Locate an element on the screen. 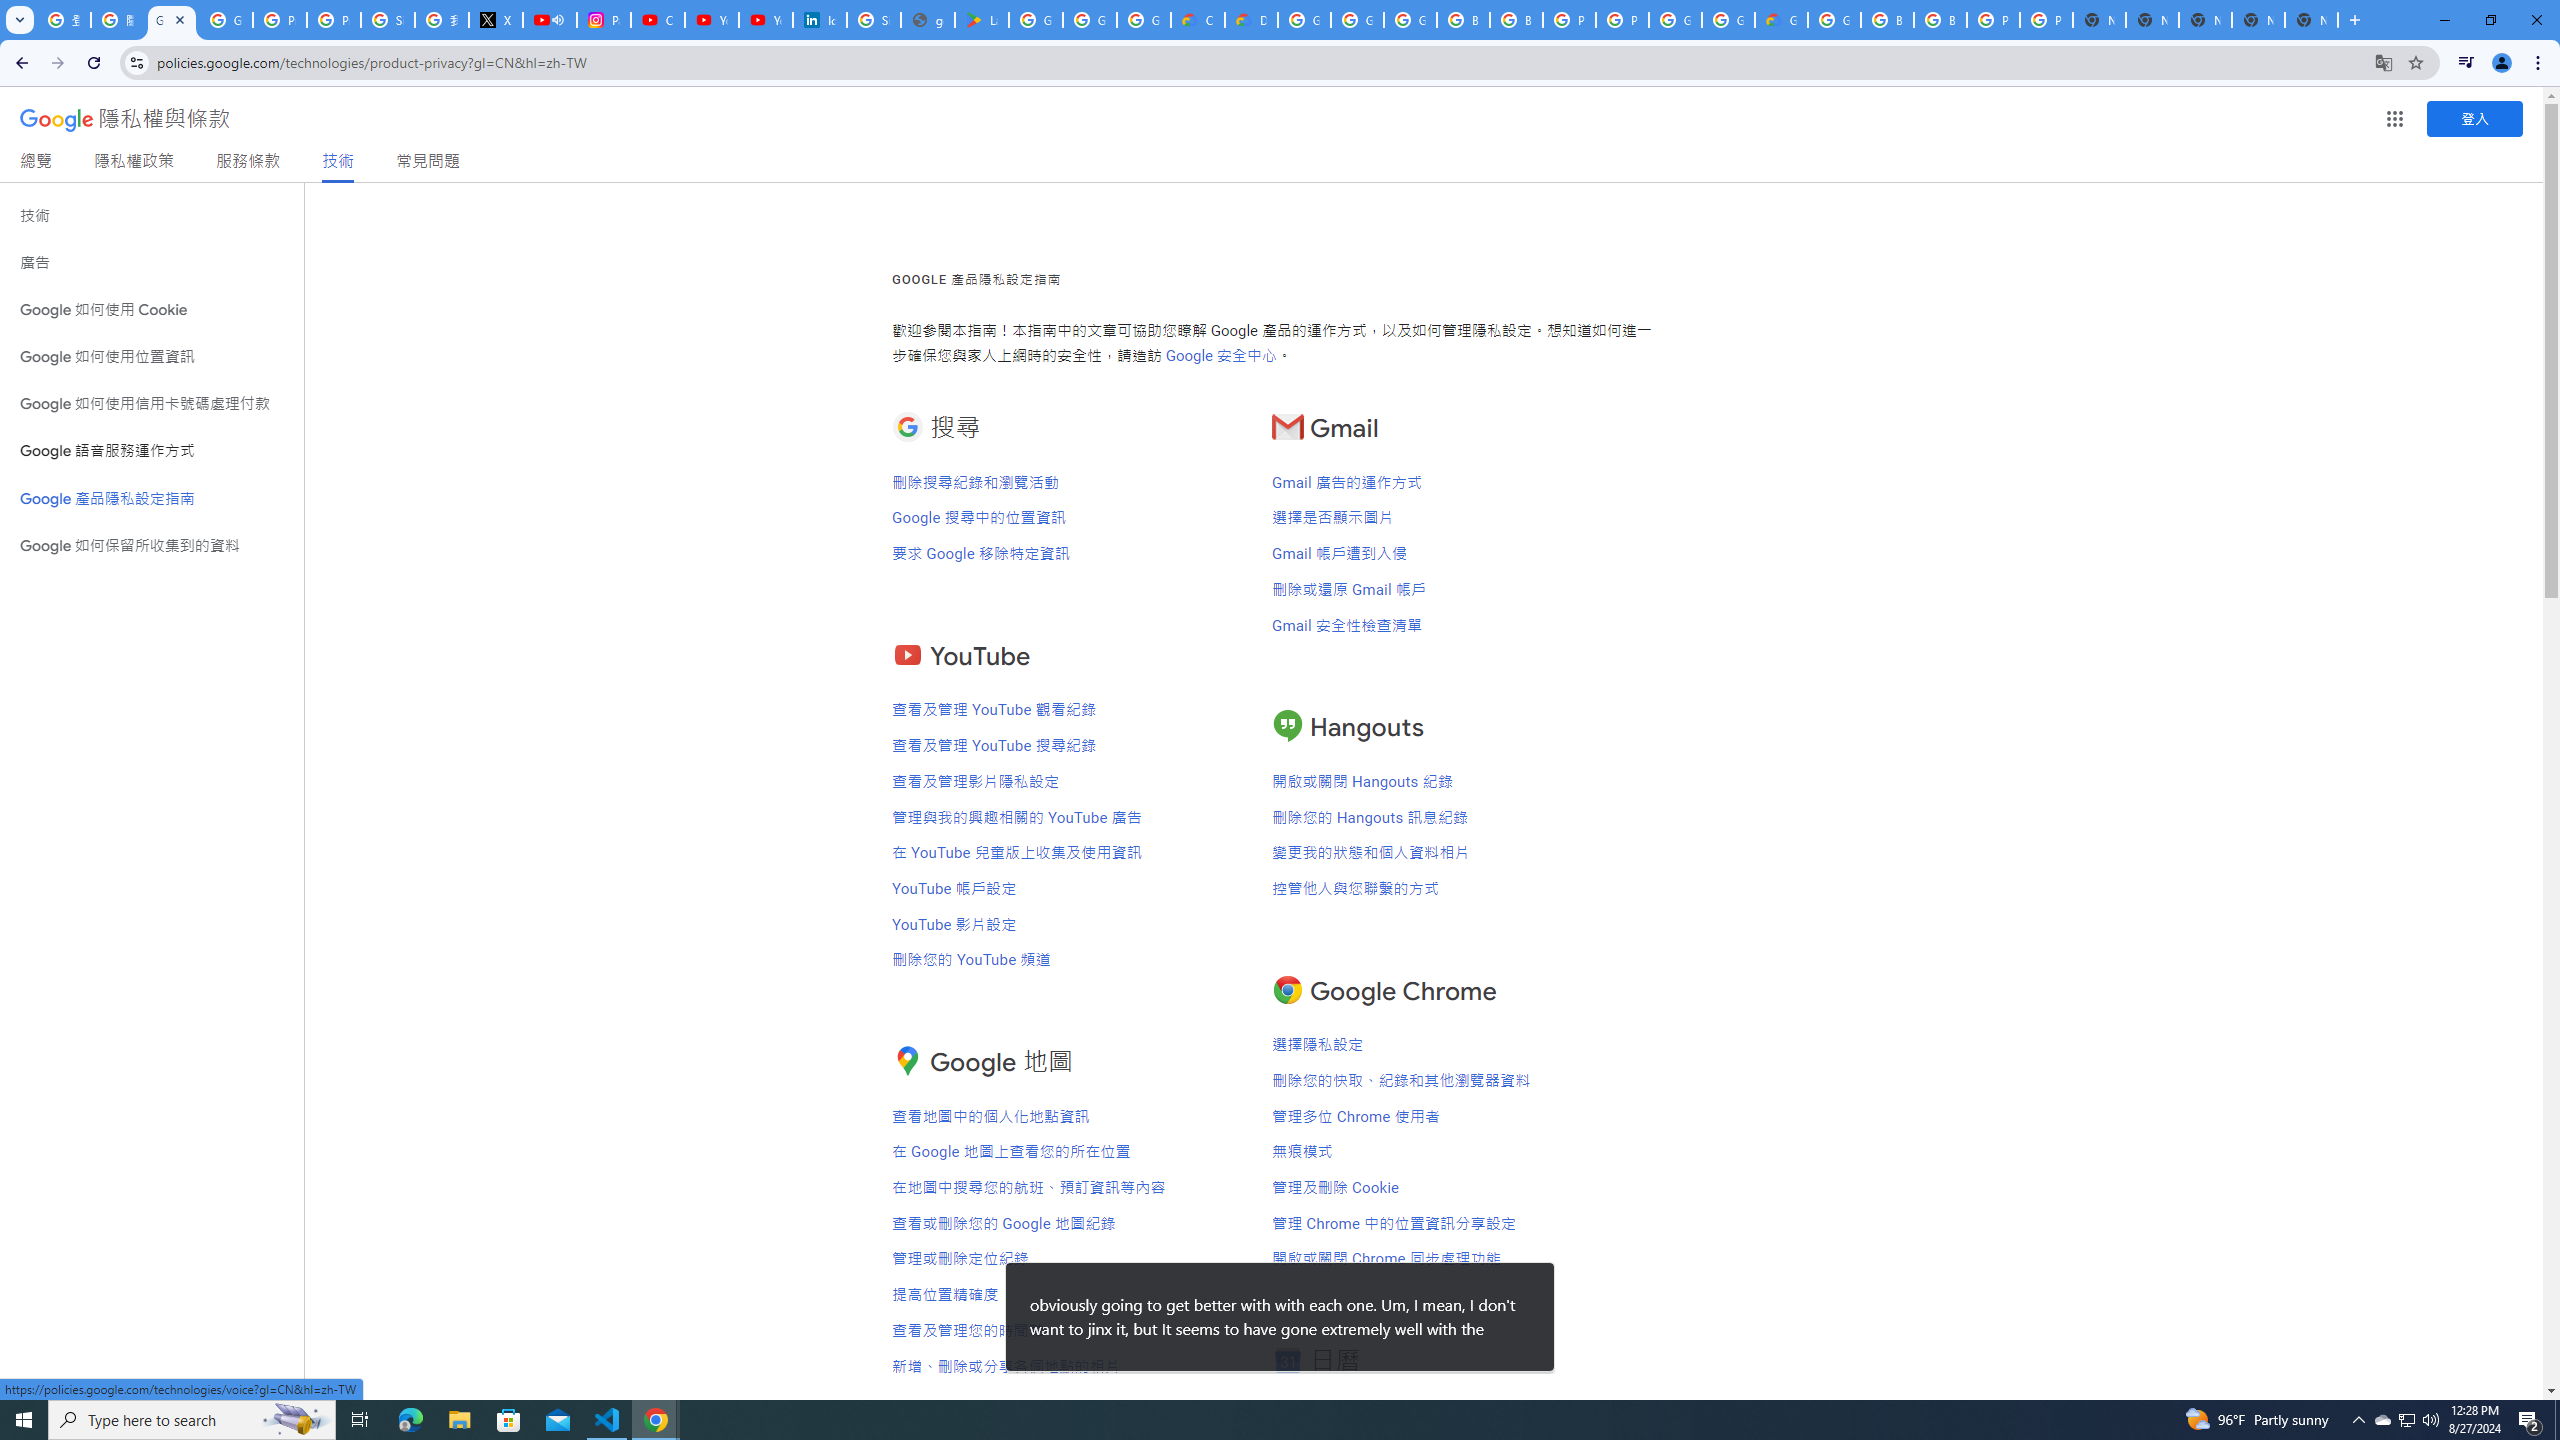  'New Tab' is located at coordinates (2311, 19).